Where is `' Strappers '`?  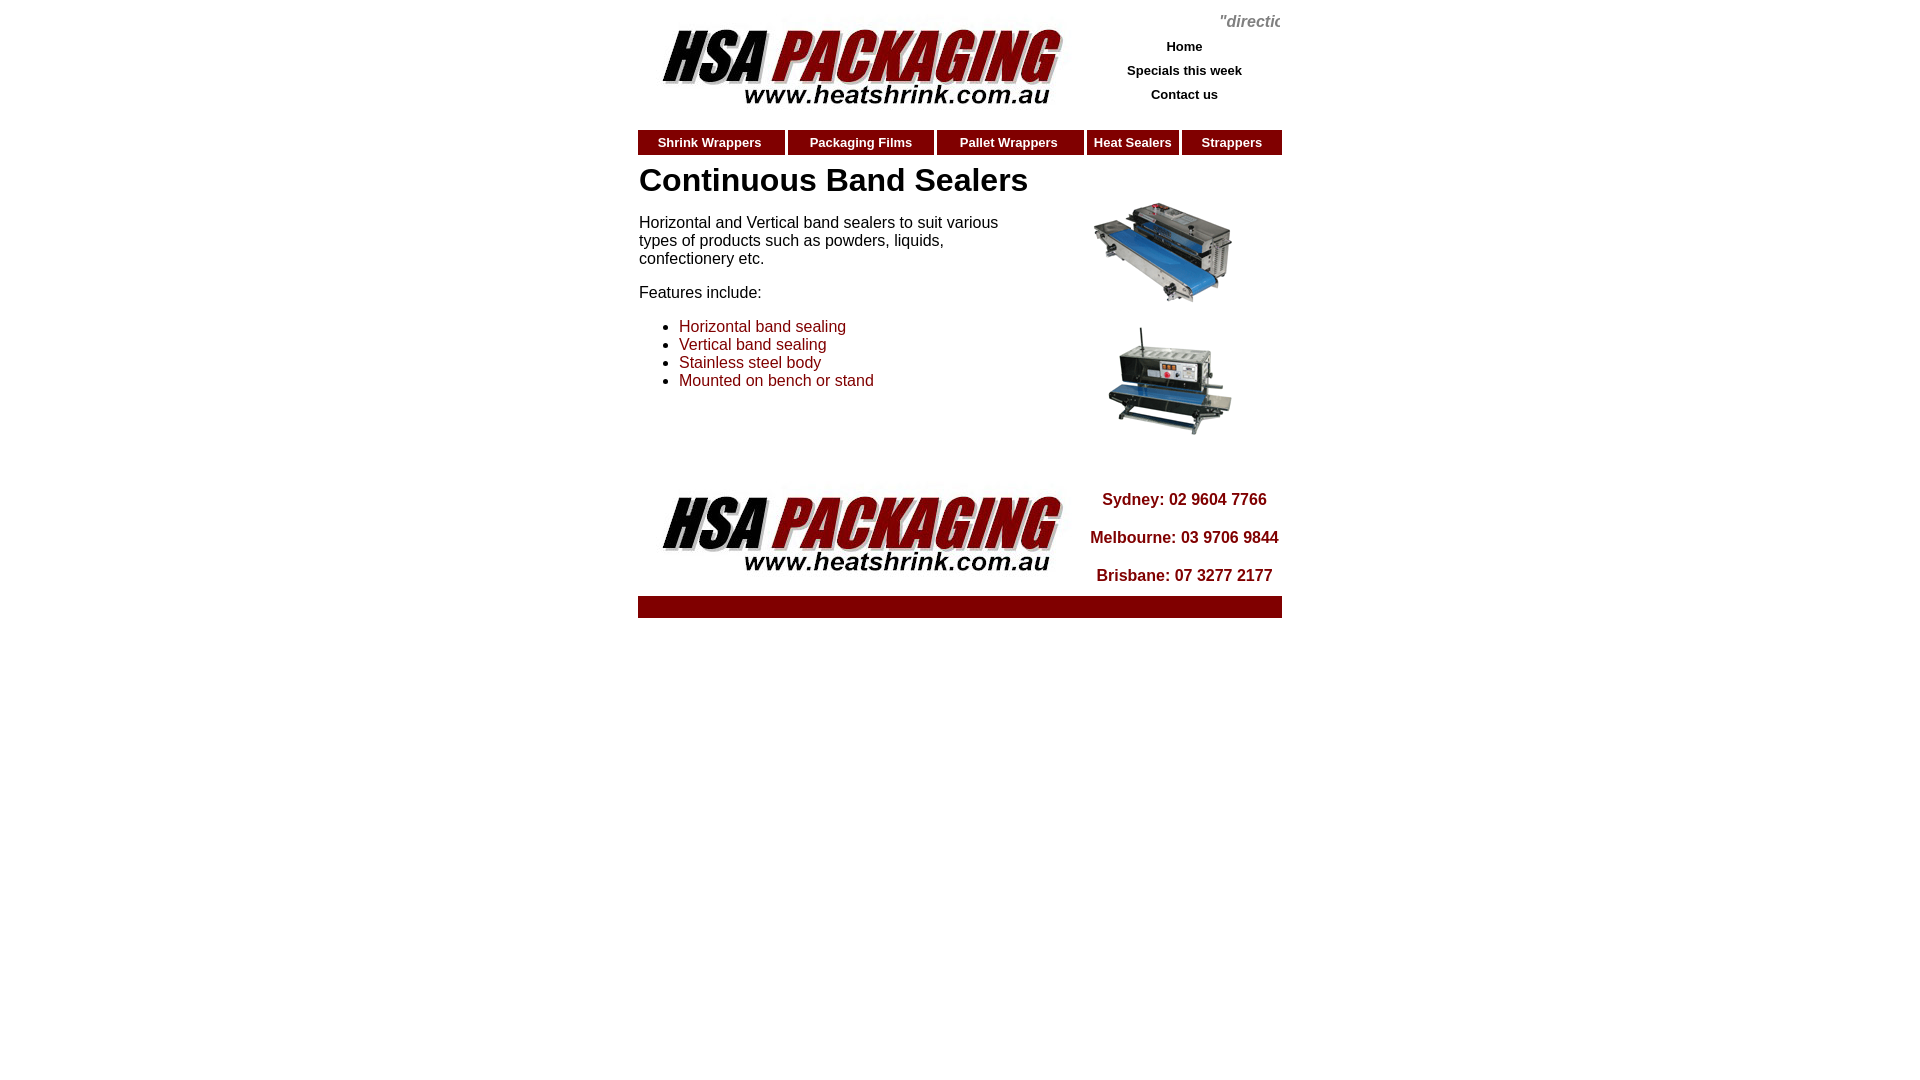
' Strappers ' is located at coordinates (1231, 141).